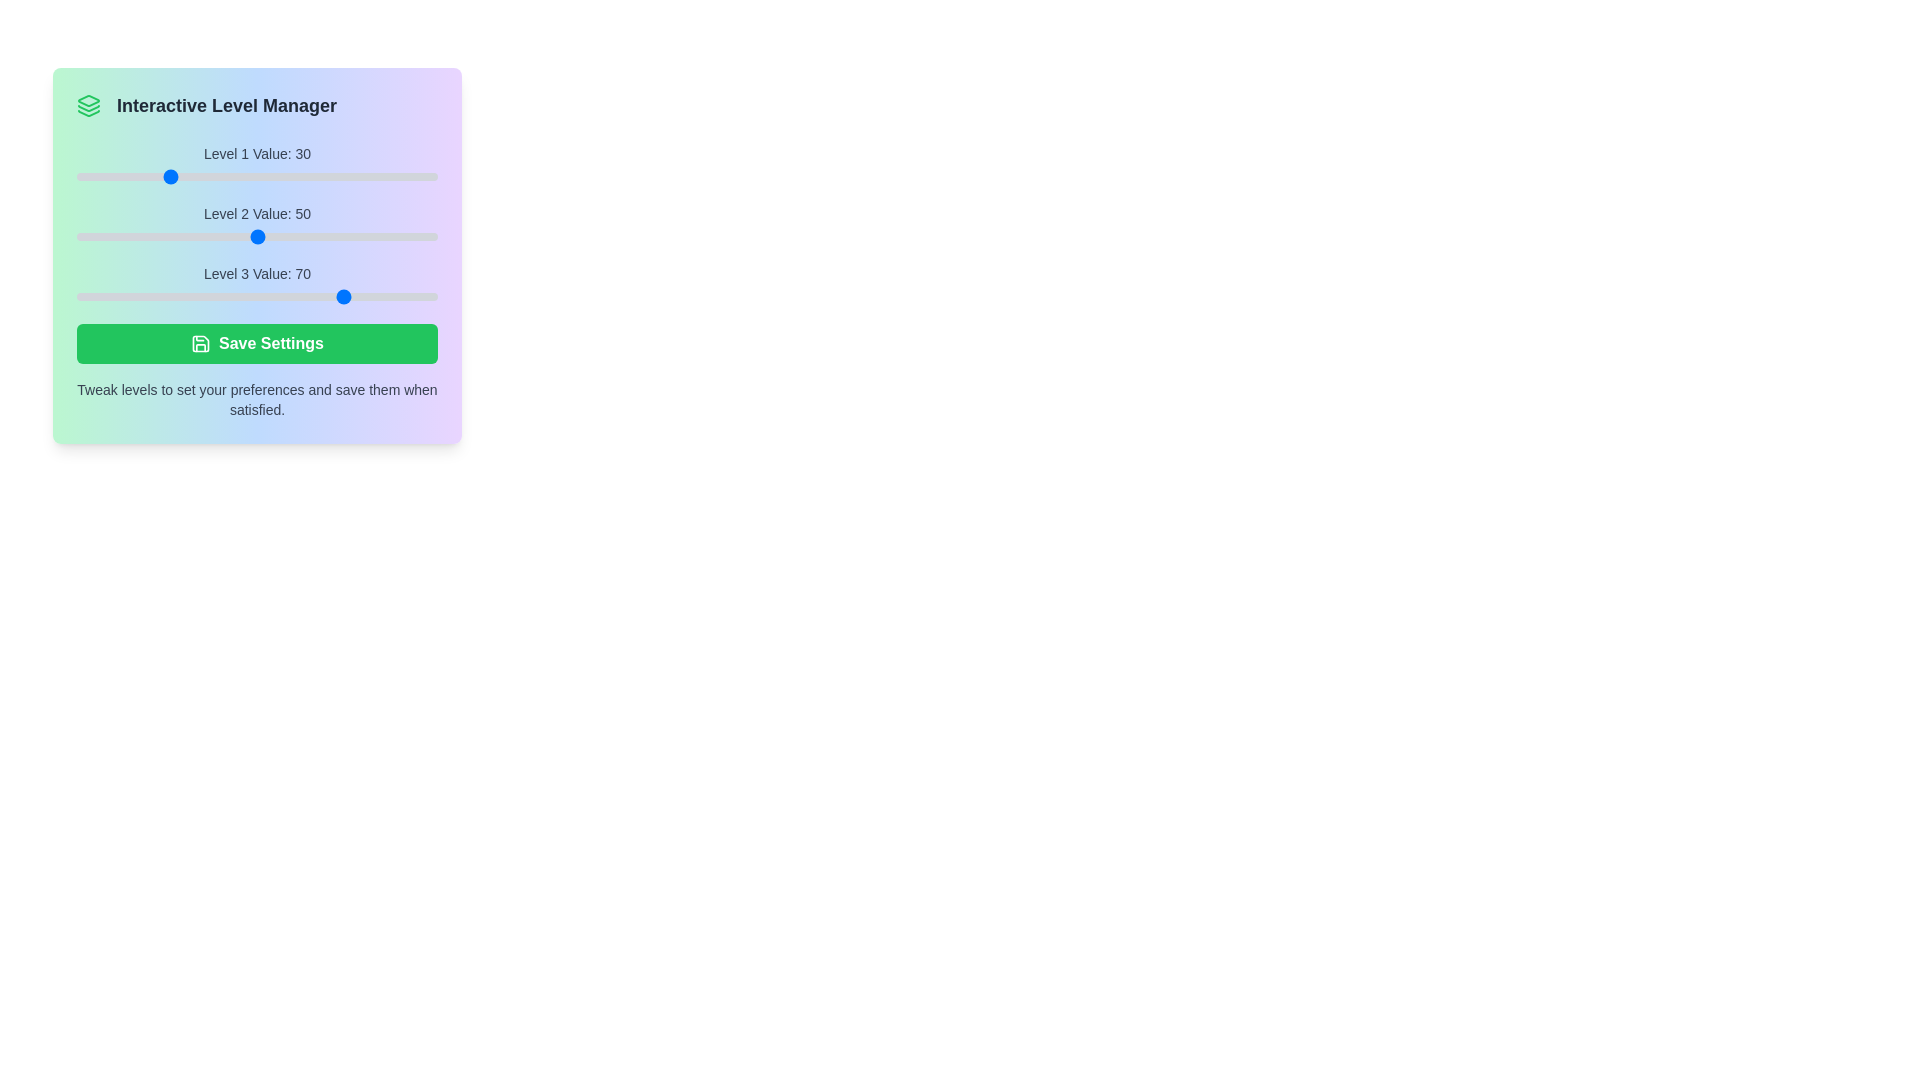  Describe the element at coordinates (256, 176) in the screenshot. I see `the range slider located below the label 'Level 1 Value: 30' to potentially view tooltips` at that location.